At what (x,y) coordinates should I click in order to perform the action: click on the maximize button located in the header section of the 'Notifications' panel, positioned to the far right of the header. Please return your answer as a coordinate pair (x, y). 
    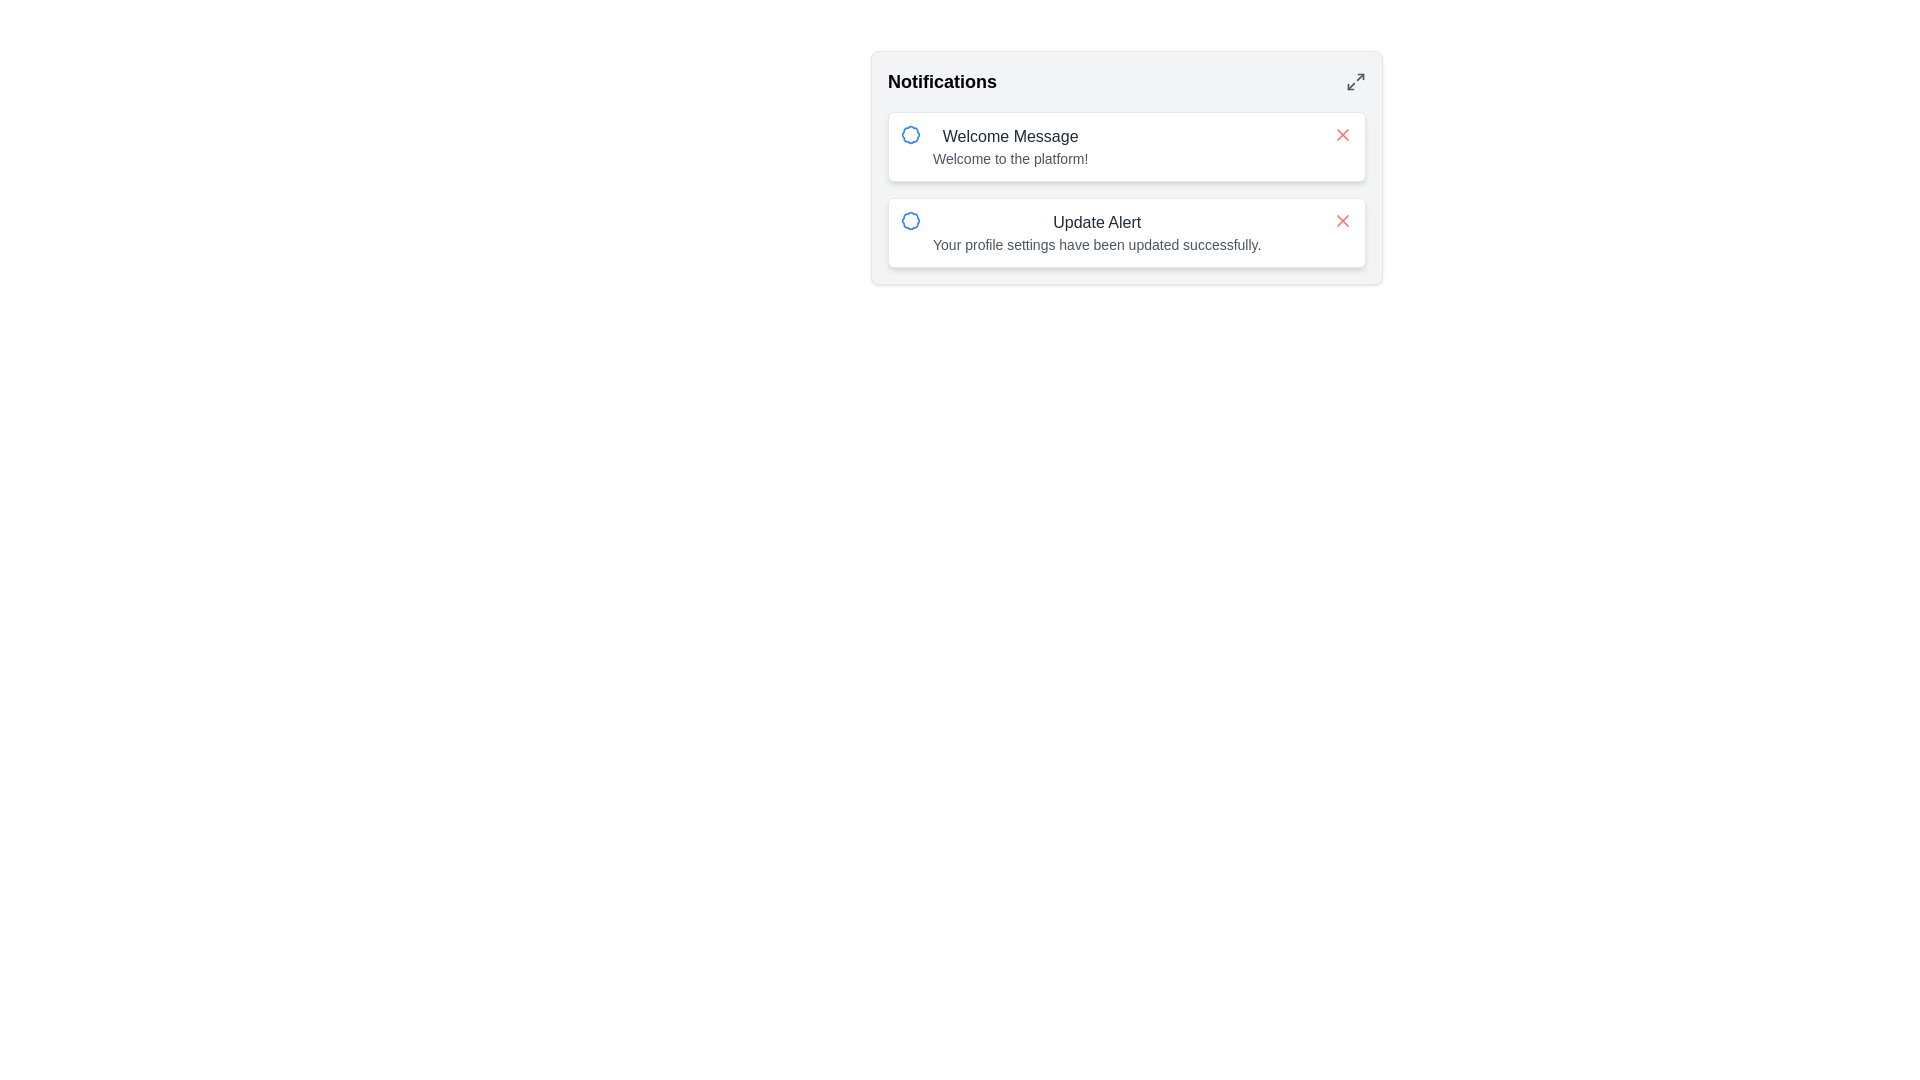
    Looking at the image, I should click on (1356, 80).